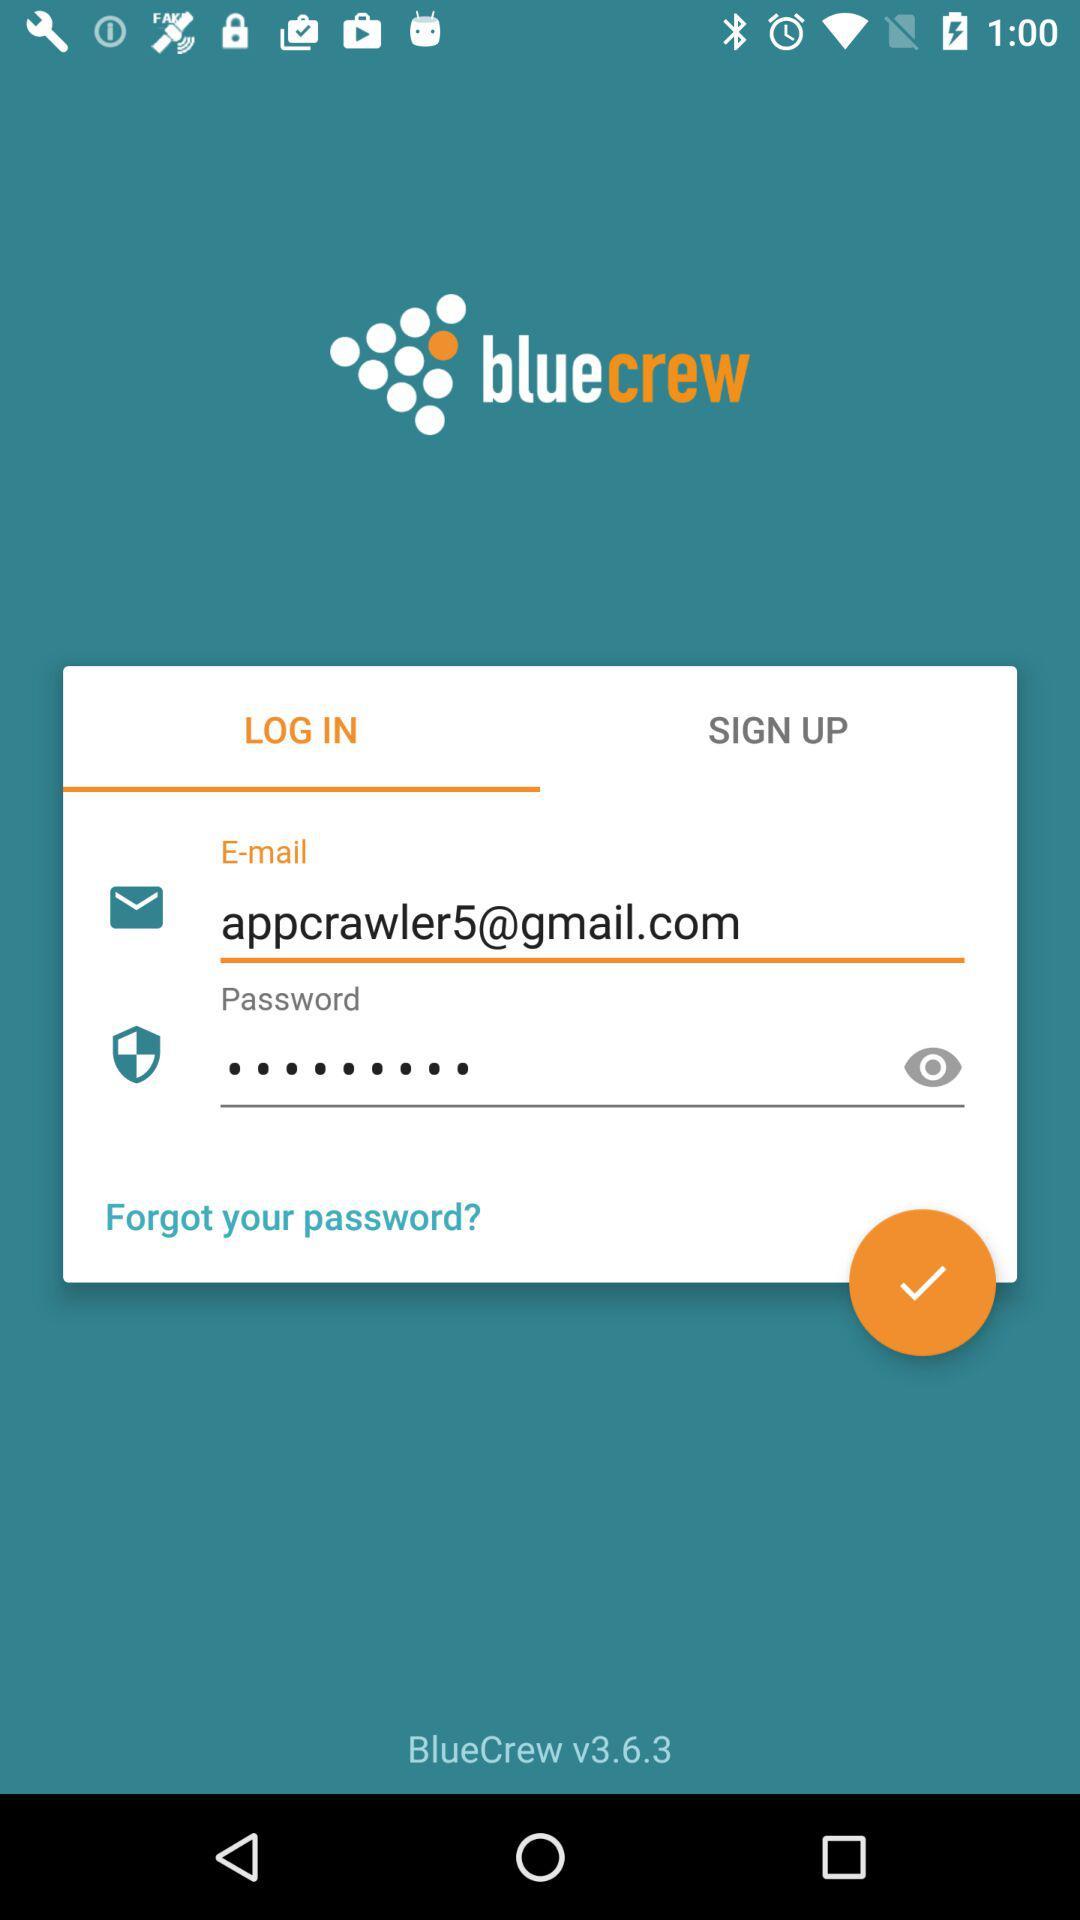  What do you see at coordinates (922, 1282) in the screenshot?
I see `the app` at bounding box center [922, 1282].